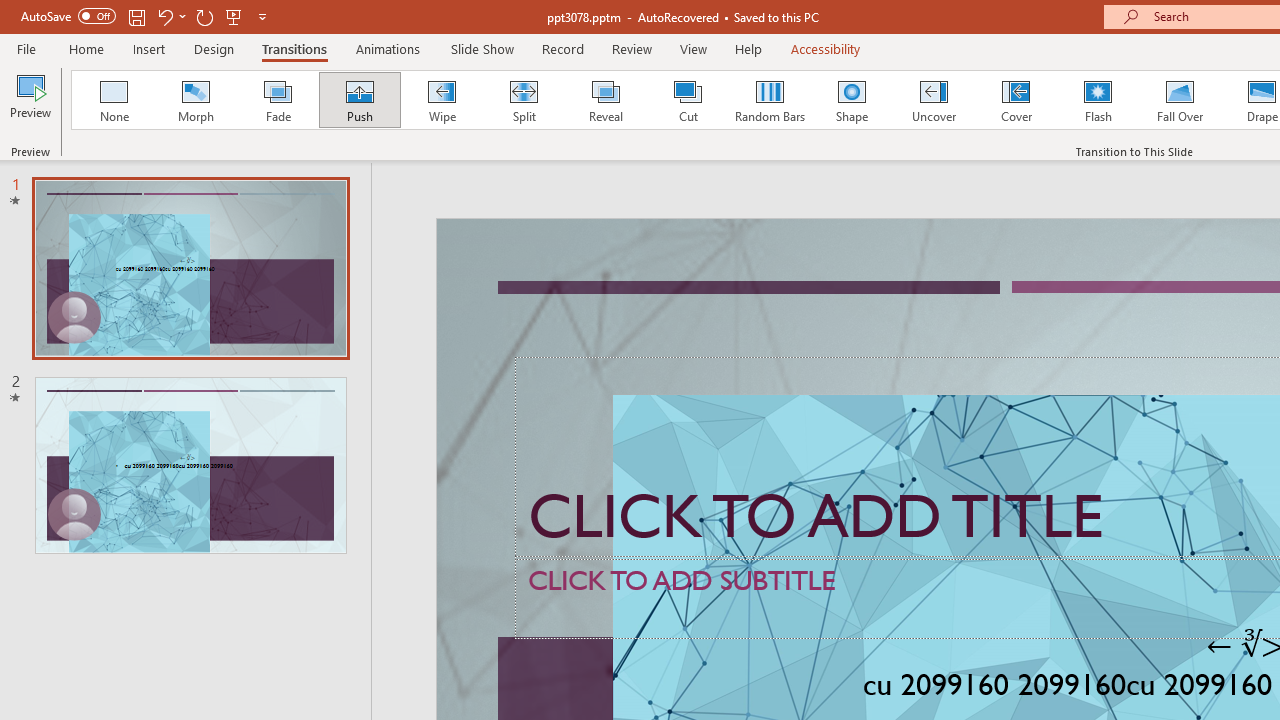  Describe the element at coordinates (195, 100) in the screenshot. I see `'Morph'` at that location.